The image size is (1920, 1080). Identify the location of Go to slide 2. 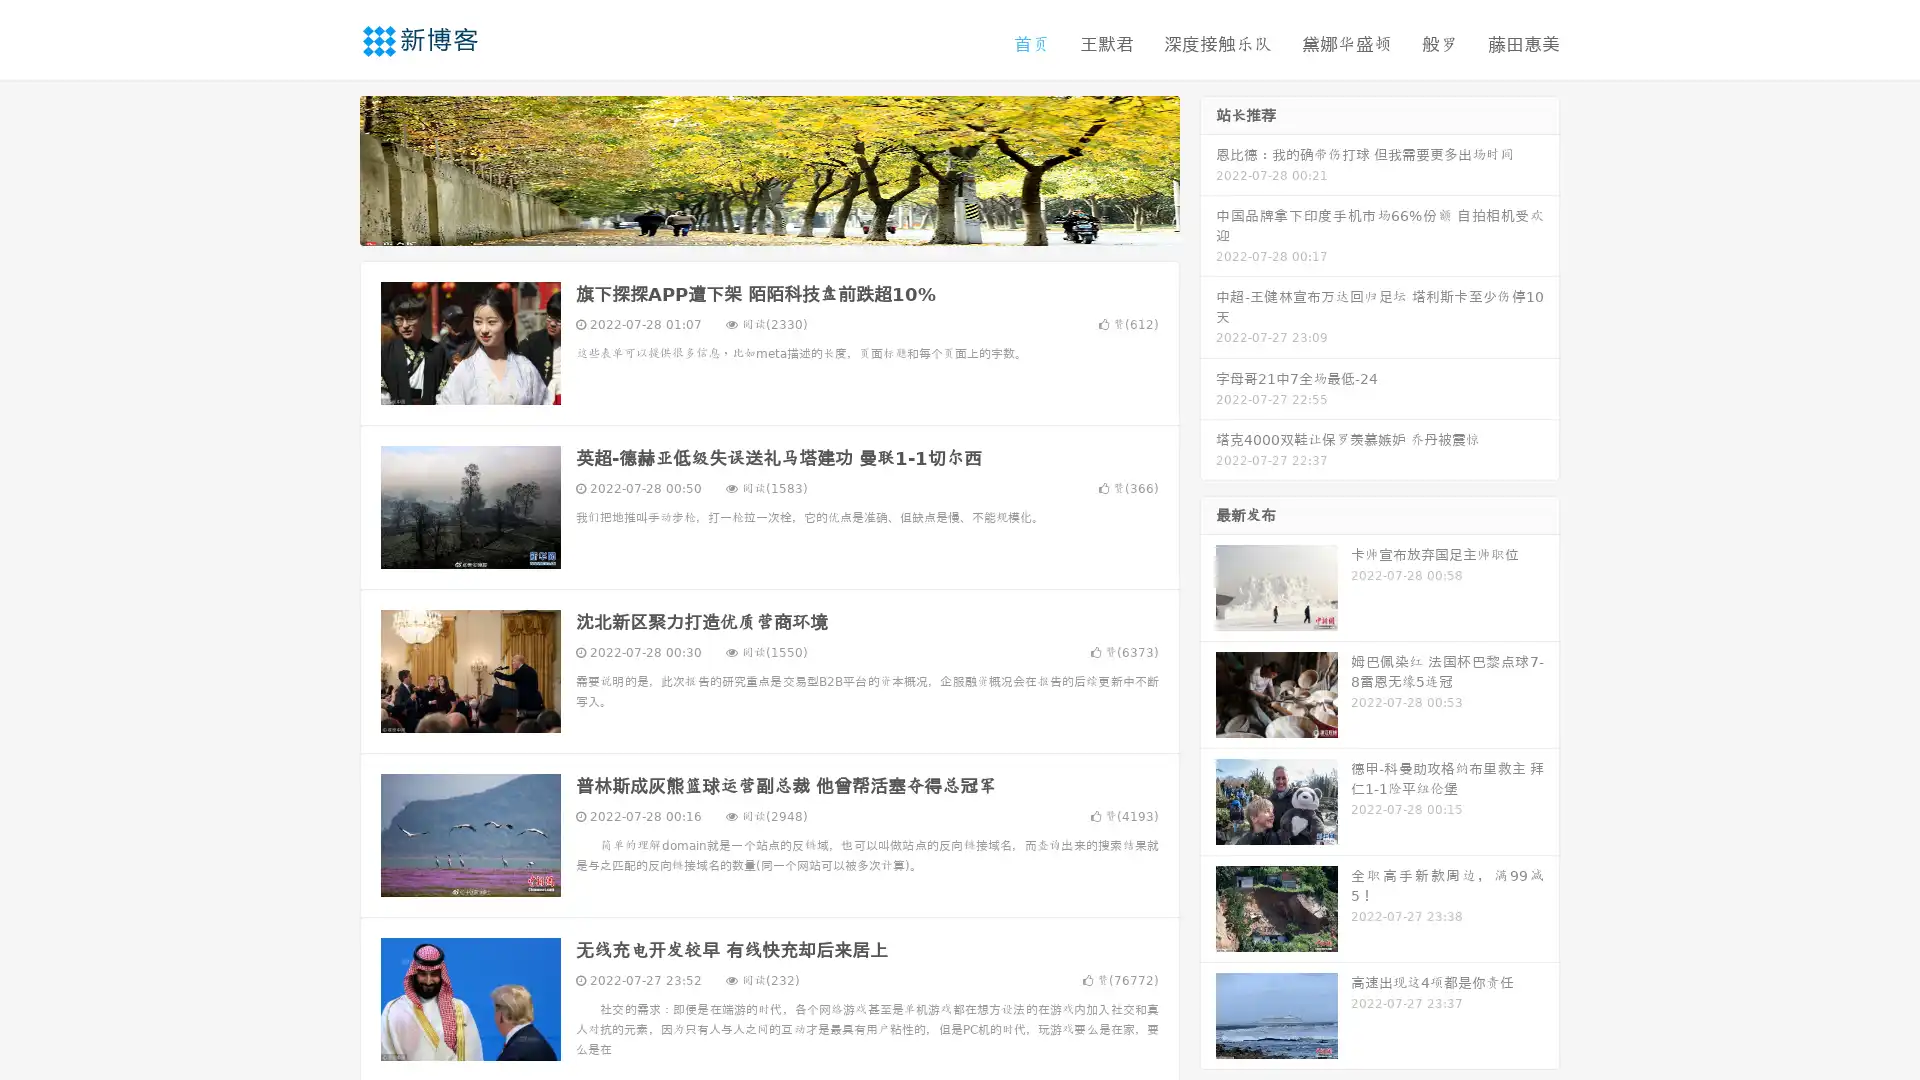
(768, 225).